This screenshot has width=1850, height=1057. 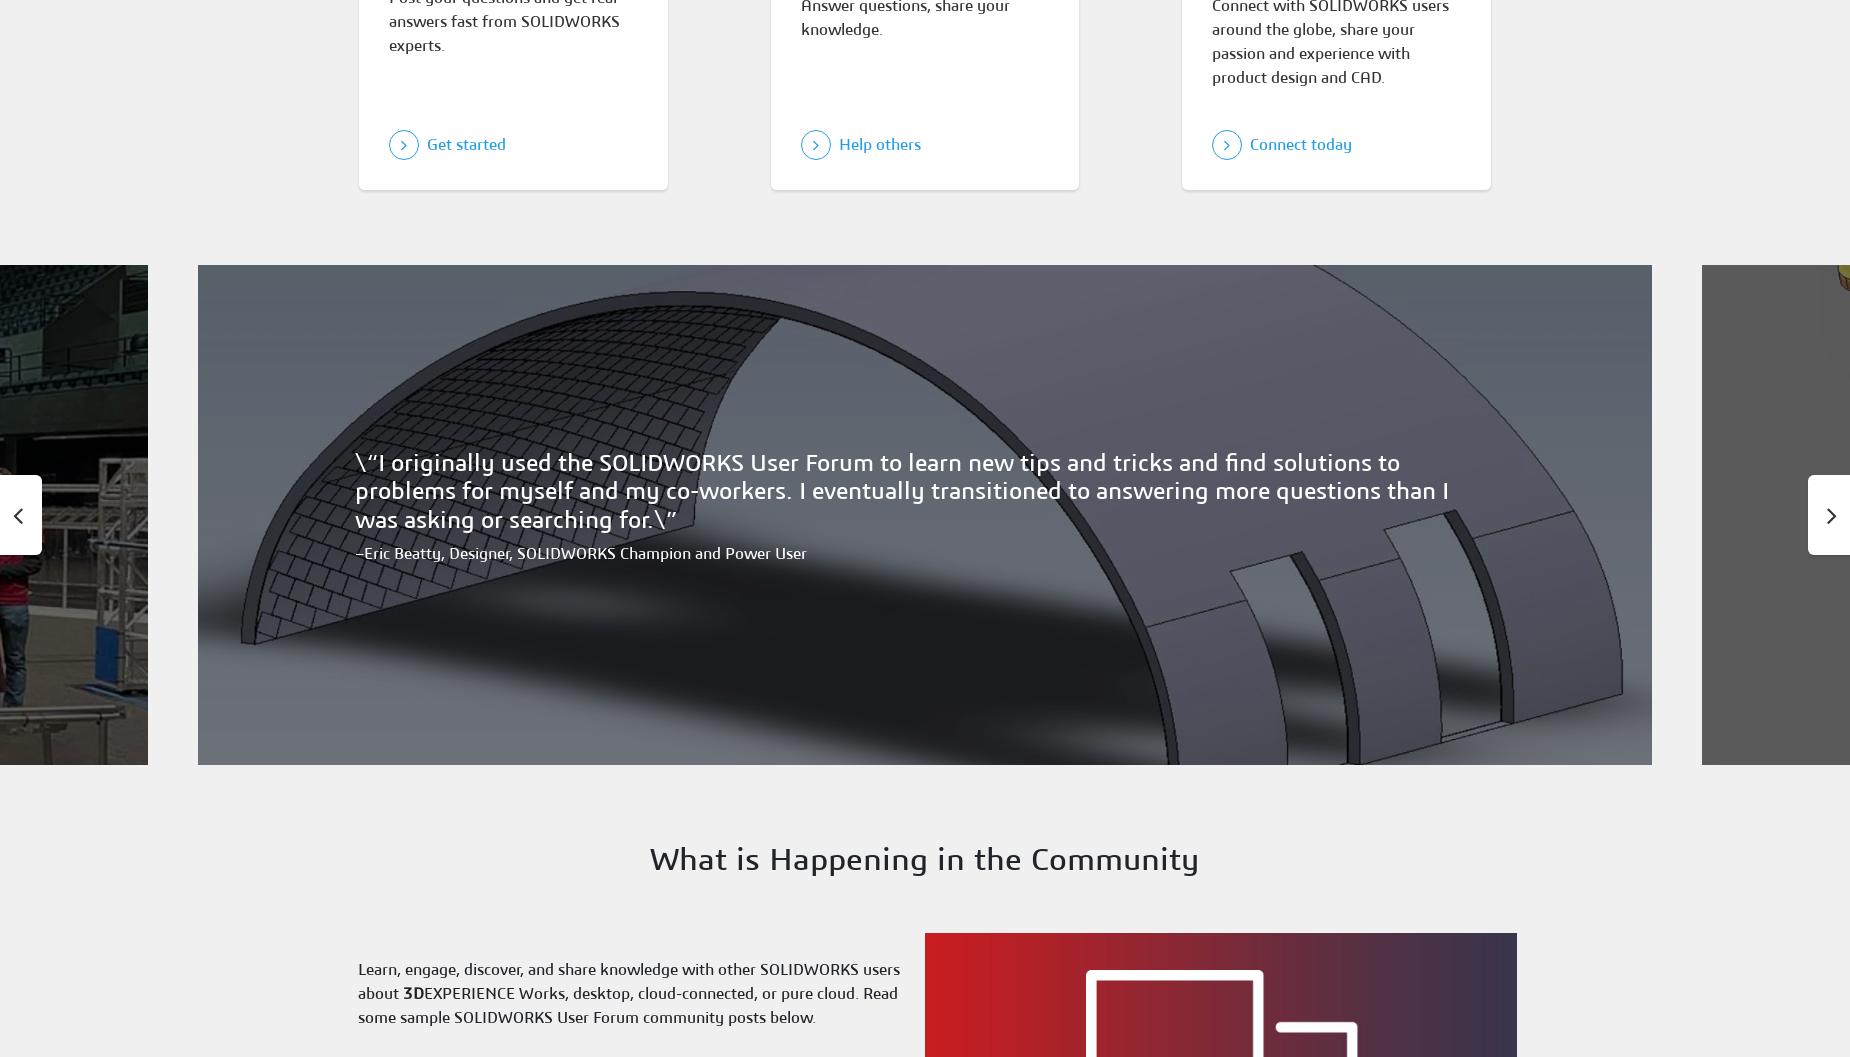 What do you see at coordinates (898, 751) in the screenshot?
I see `'Share what you know'` at bounding box center [898, 751].